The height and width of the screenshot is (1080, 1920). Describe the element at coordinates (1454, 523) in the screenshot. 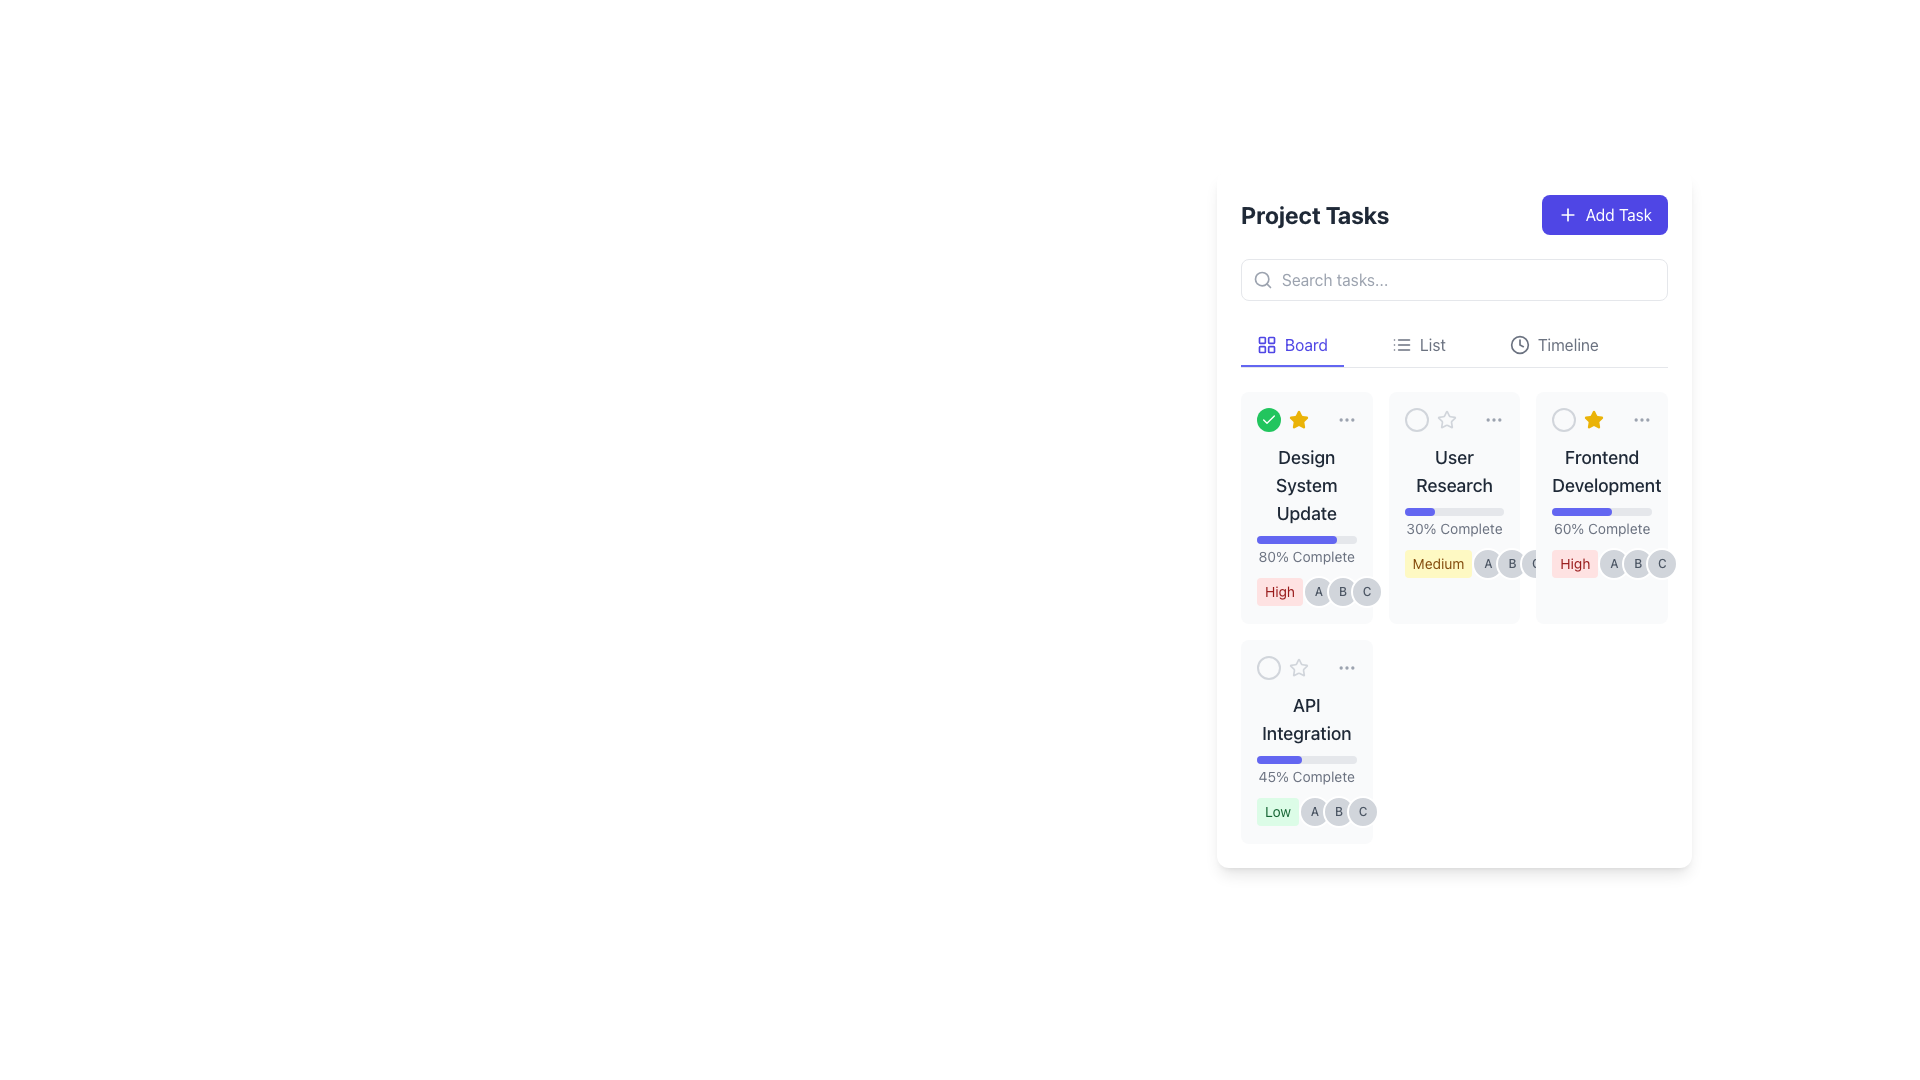

I see `the static text label displaying '30% Complete' located below the progress bar in the task board view for the 'User Research' task` at that location.